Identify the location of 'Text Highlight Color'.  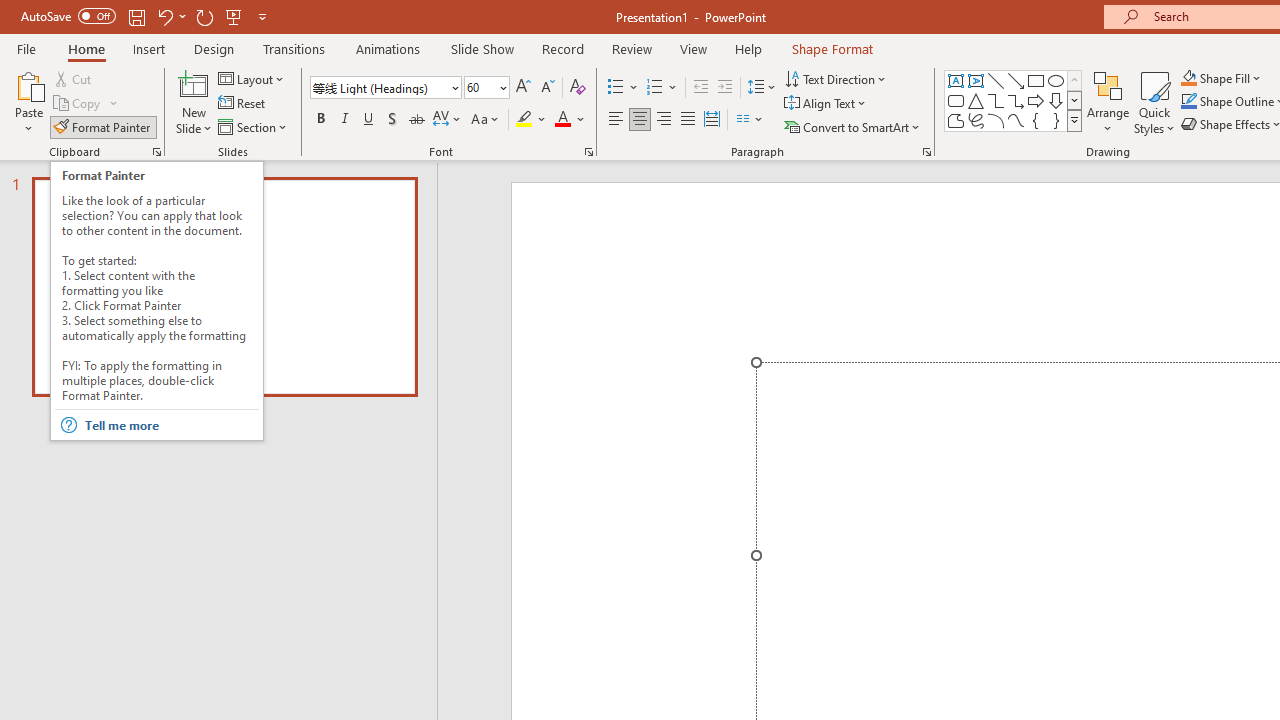
(531, 119).